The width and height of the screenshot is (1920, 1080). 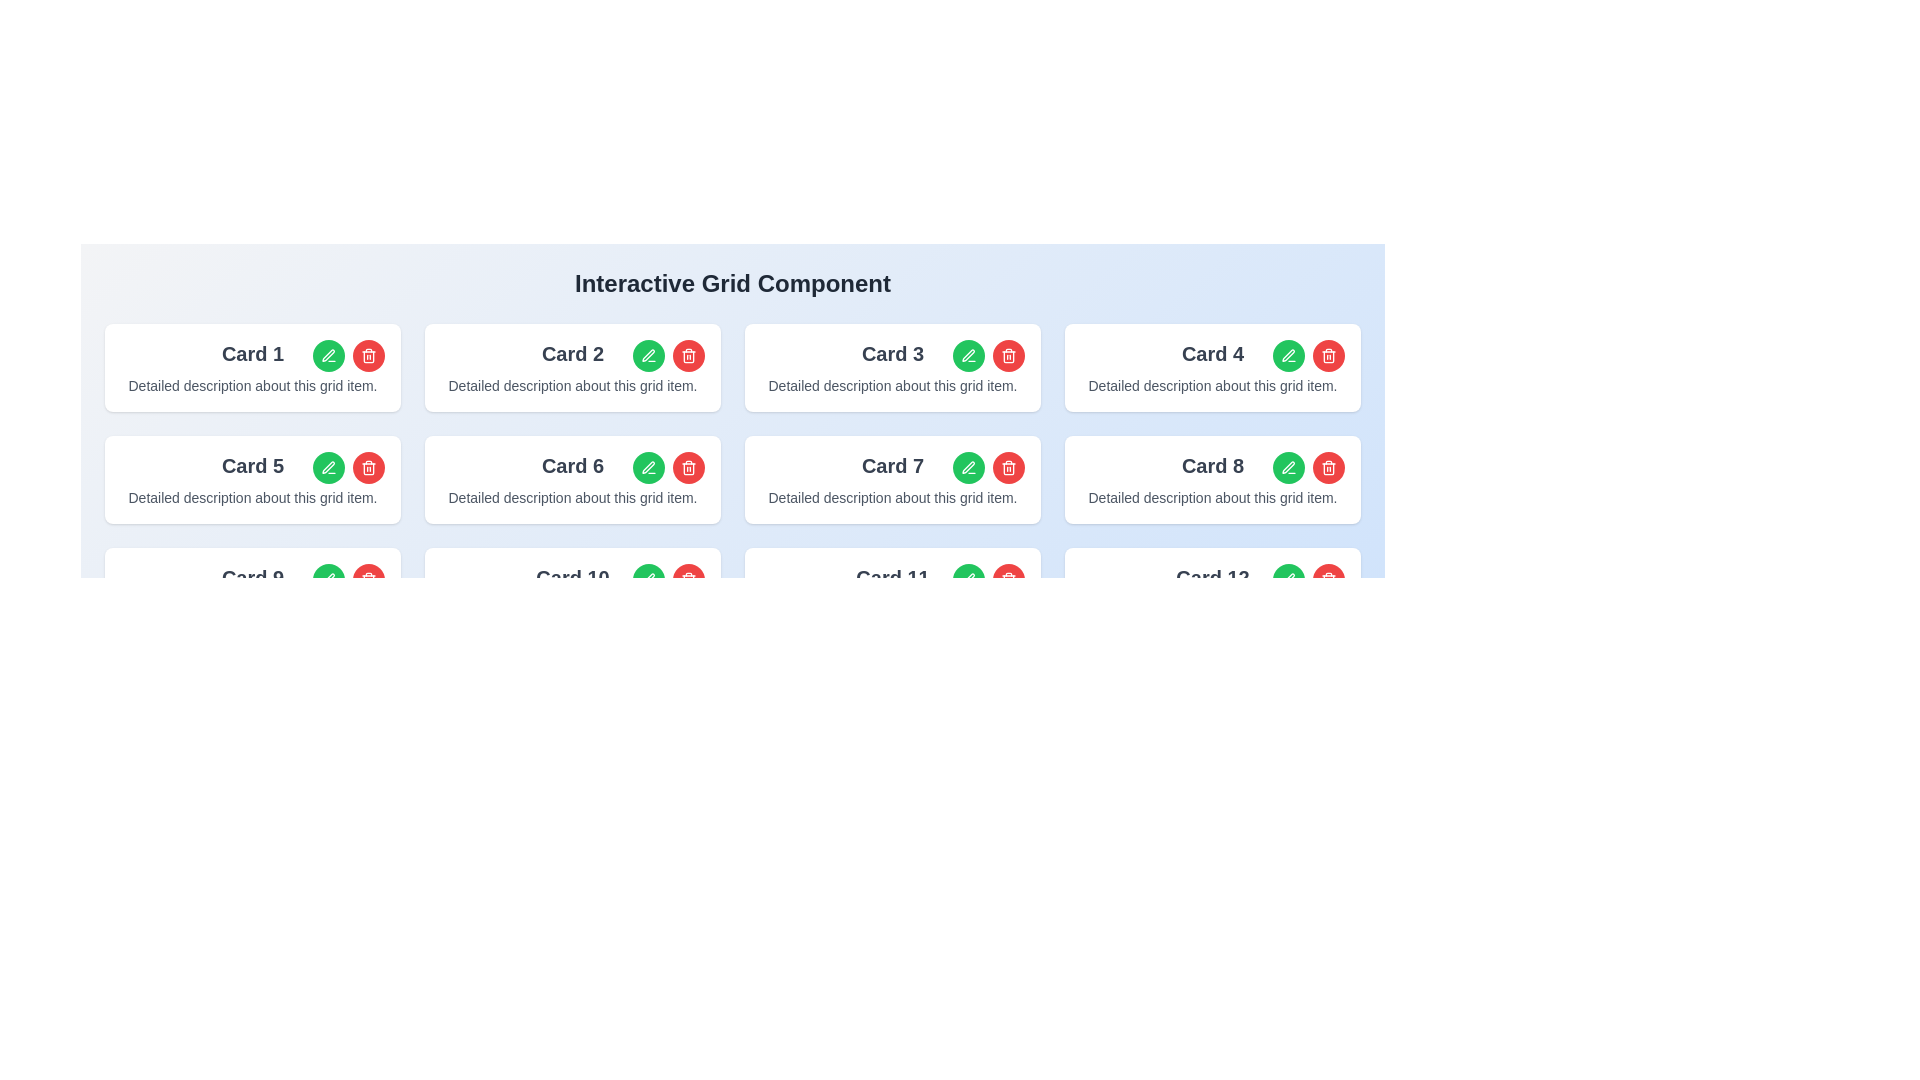 What do you see at coordinates (571, 479) in the screenshot?
I see `title 'Card 6' and the description 'Detailed description about this grid item.' from the sixth card in the grid layout, which has a white background and is located in the Interactive Grid Component` at bounding box center [571, 479].